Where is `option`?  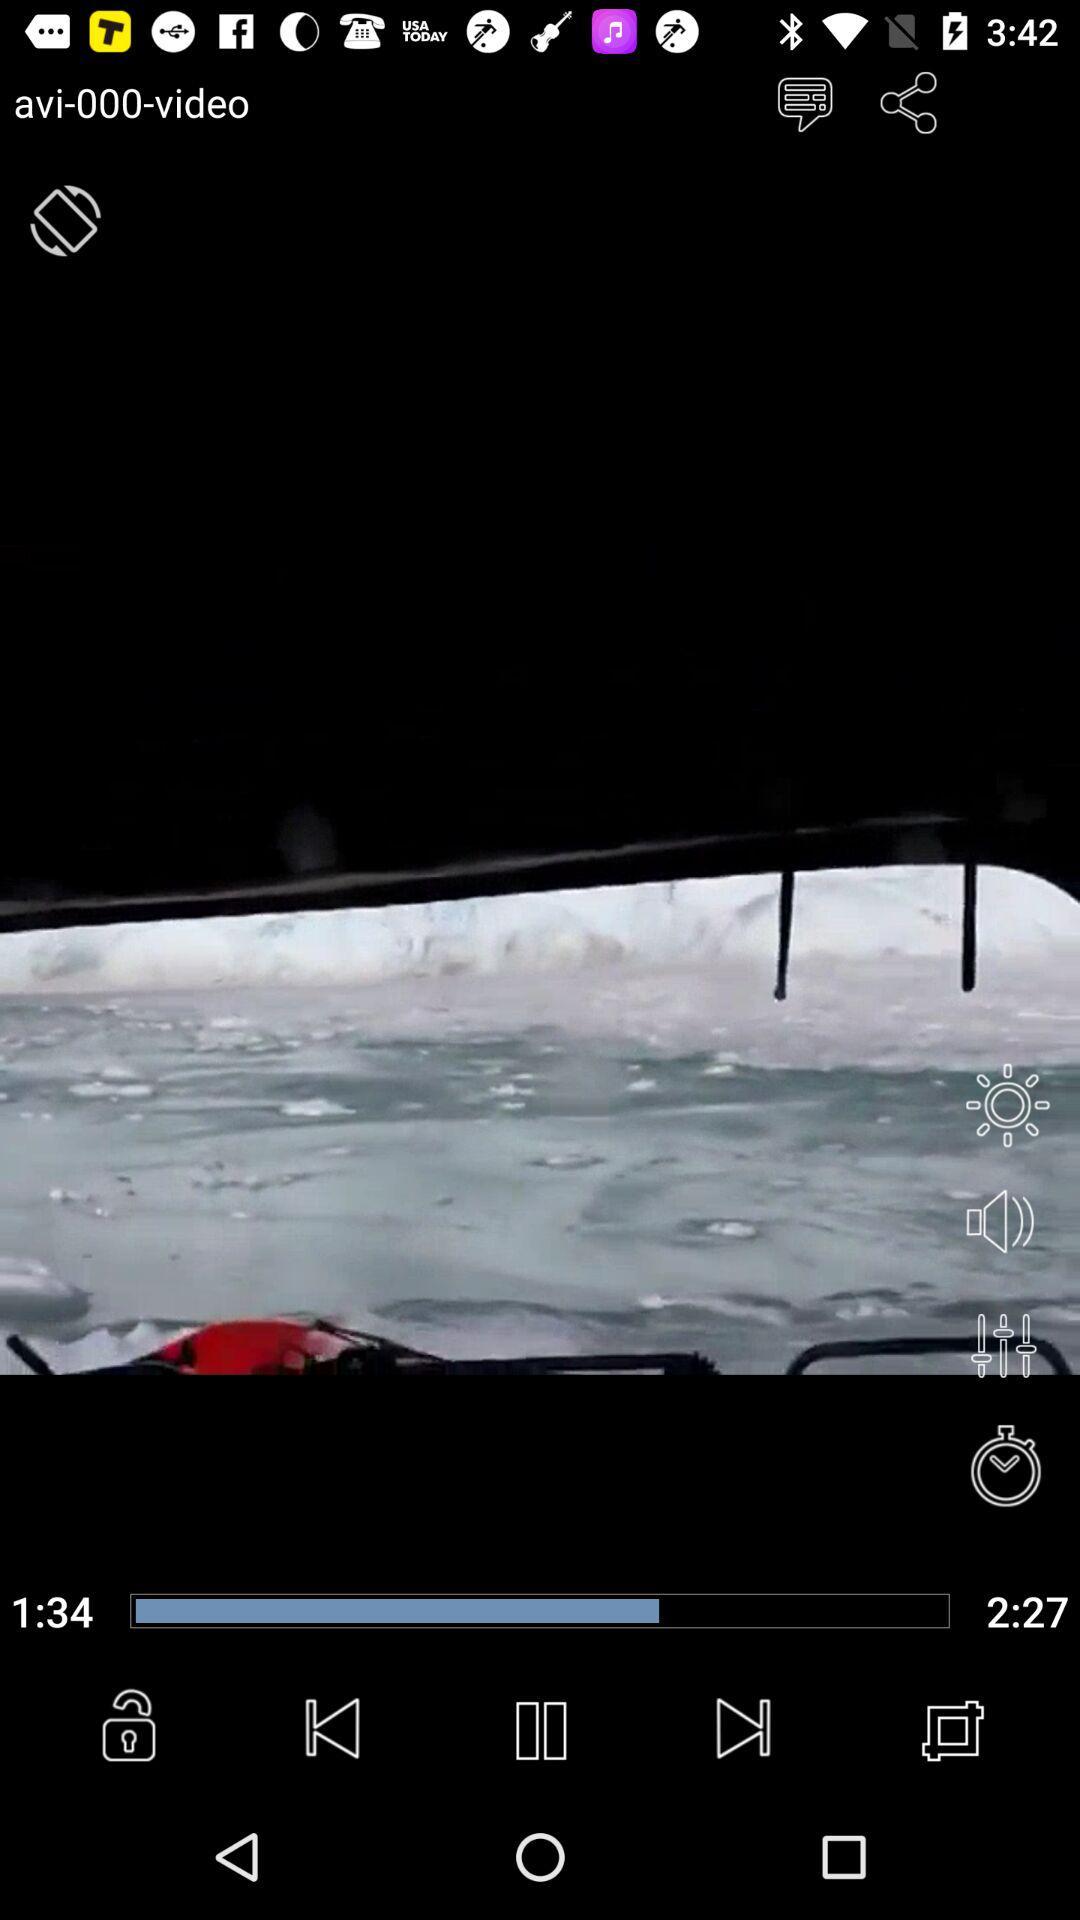
option is located at coordinates (1003, 1345).